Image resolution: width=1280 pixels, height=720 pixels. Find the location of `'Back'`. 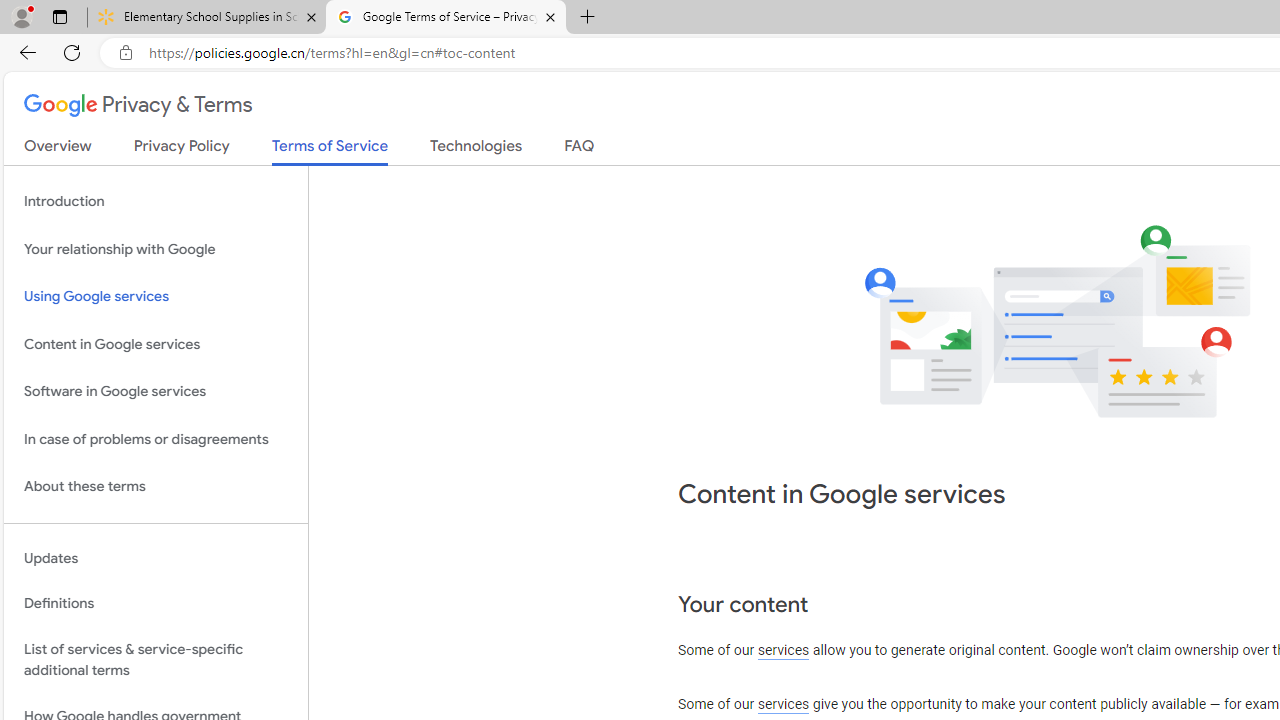

'Back' is located at coordinates (24, 51).